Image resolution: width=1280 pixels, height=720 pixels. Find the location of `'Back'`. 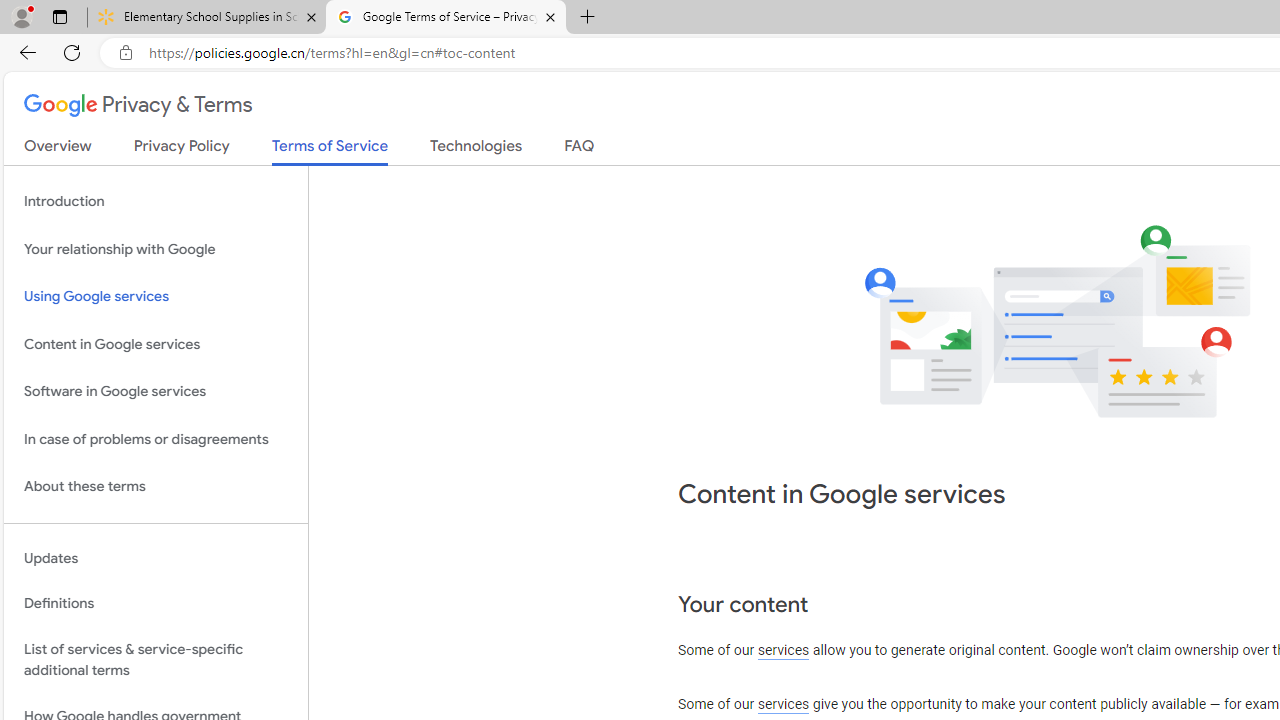

'Back' is located at coordinates (24, 51).